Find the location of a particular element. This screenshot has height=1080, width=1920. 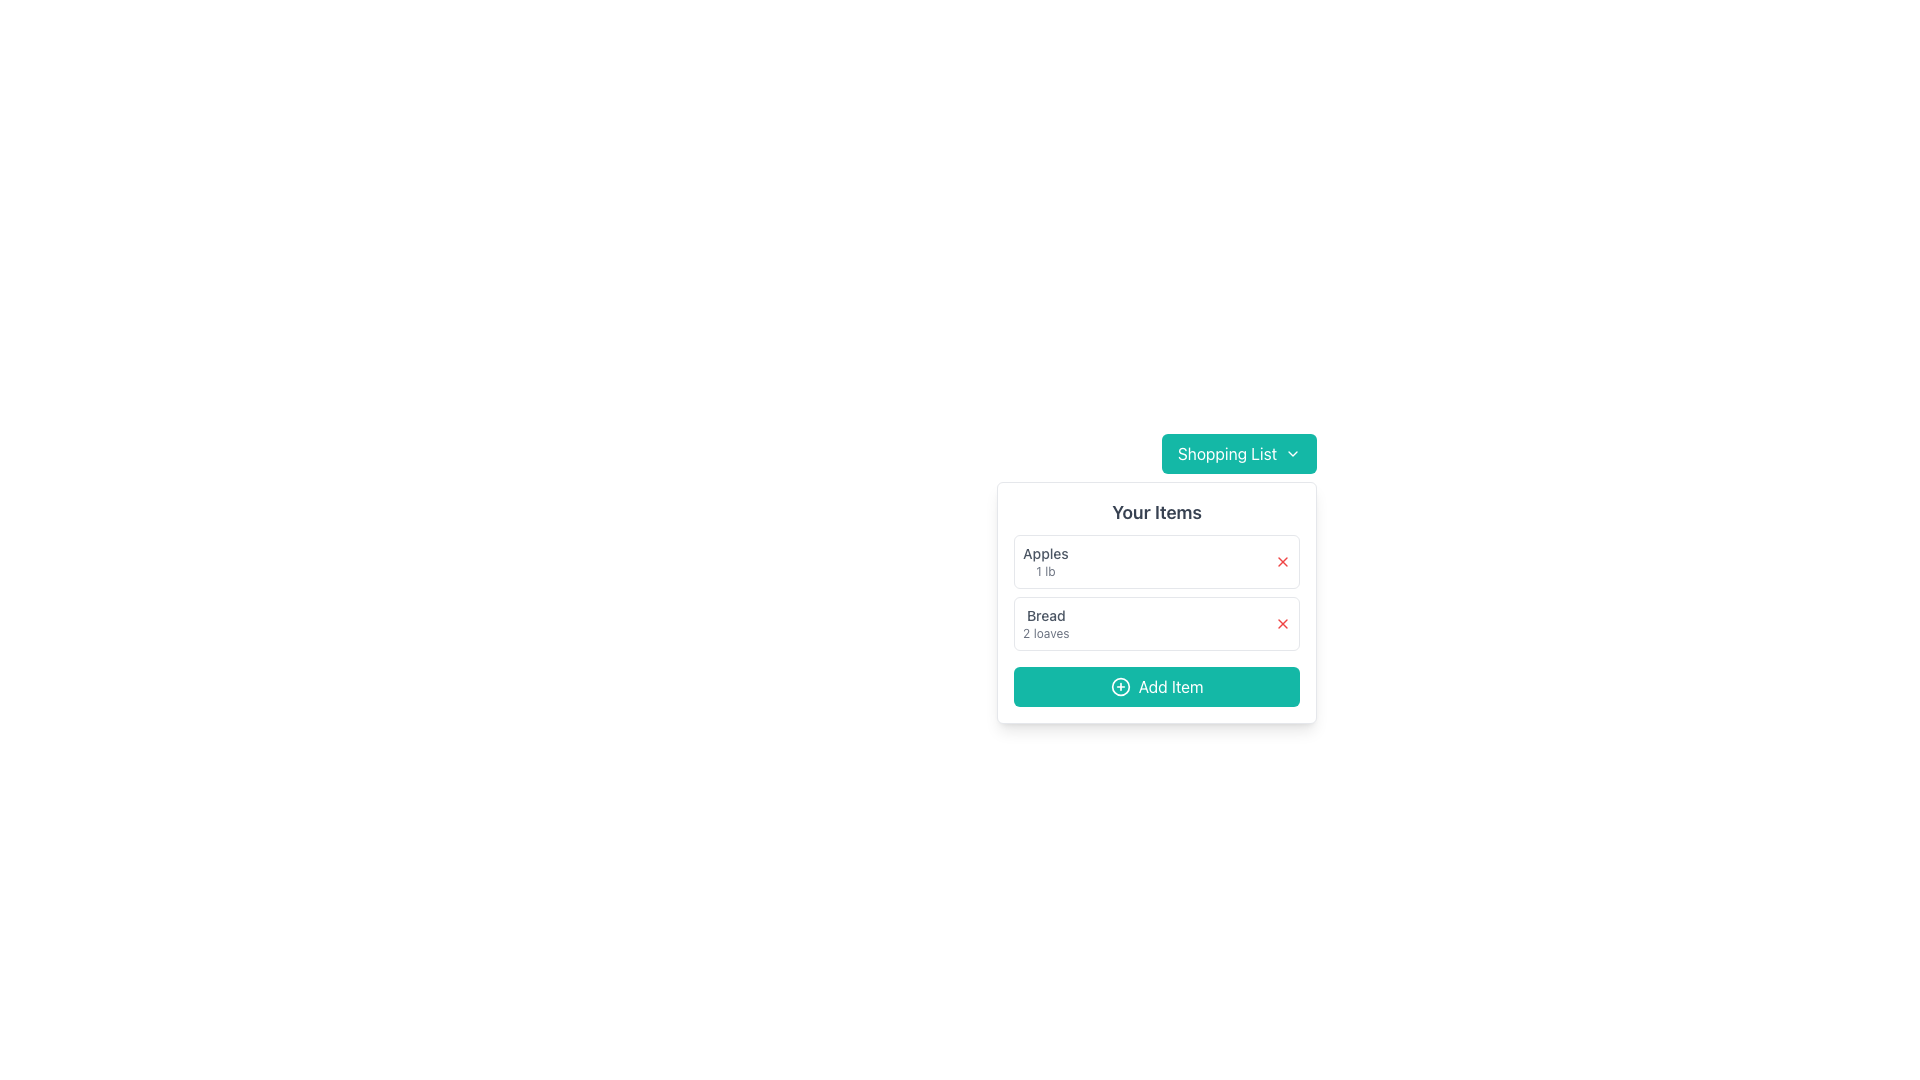

the delete button icon located in the upper-right corner of the 'Apples' item to potentially display a tooltip is located at coordinates (1283, 562).